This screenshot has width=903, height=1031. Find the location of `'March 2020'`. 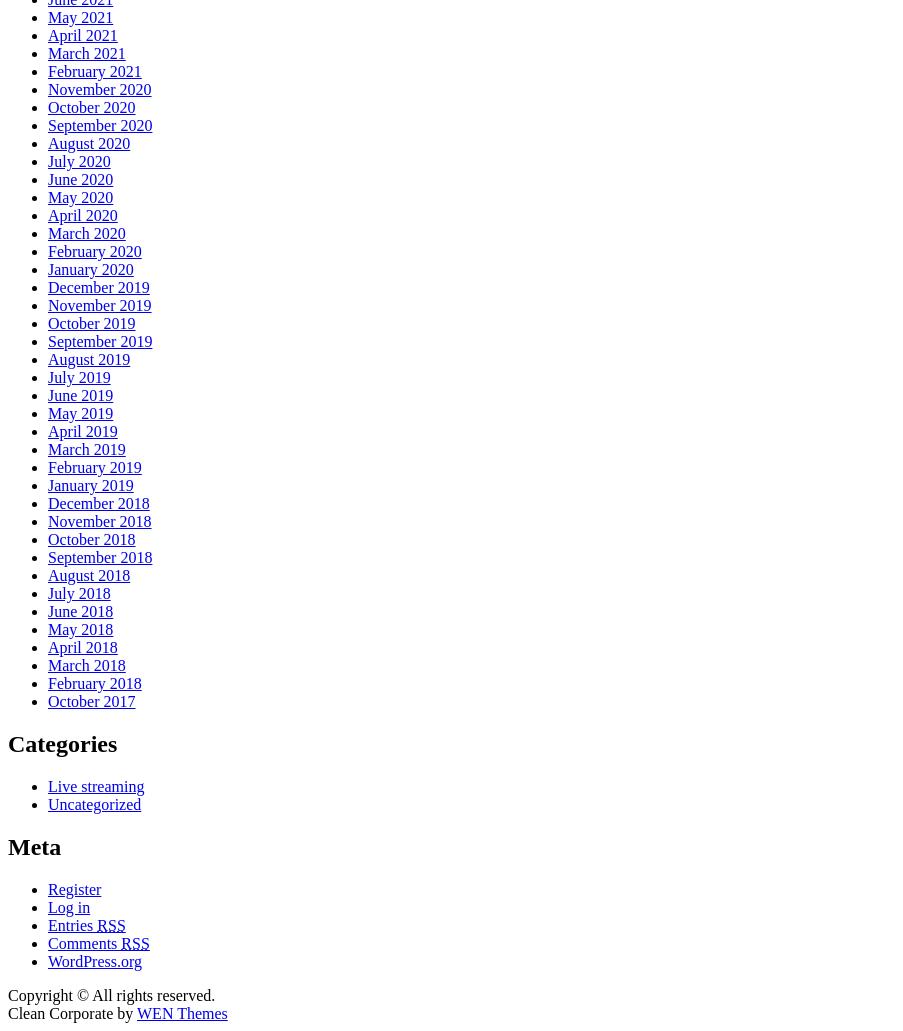

'March 2020' is located at coordinates (86, 233).